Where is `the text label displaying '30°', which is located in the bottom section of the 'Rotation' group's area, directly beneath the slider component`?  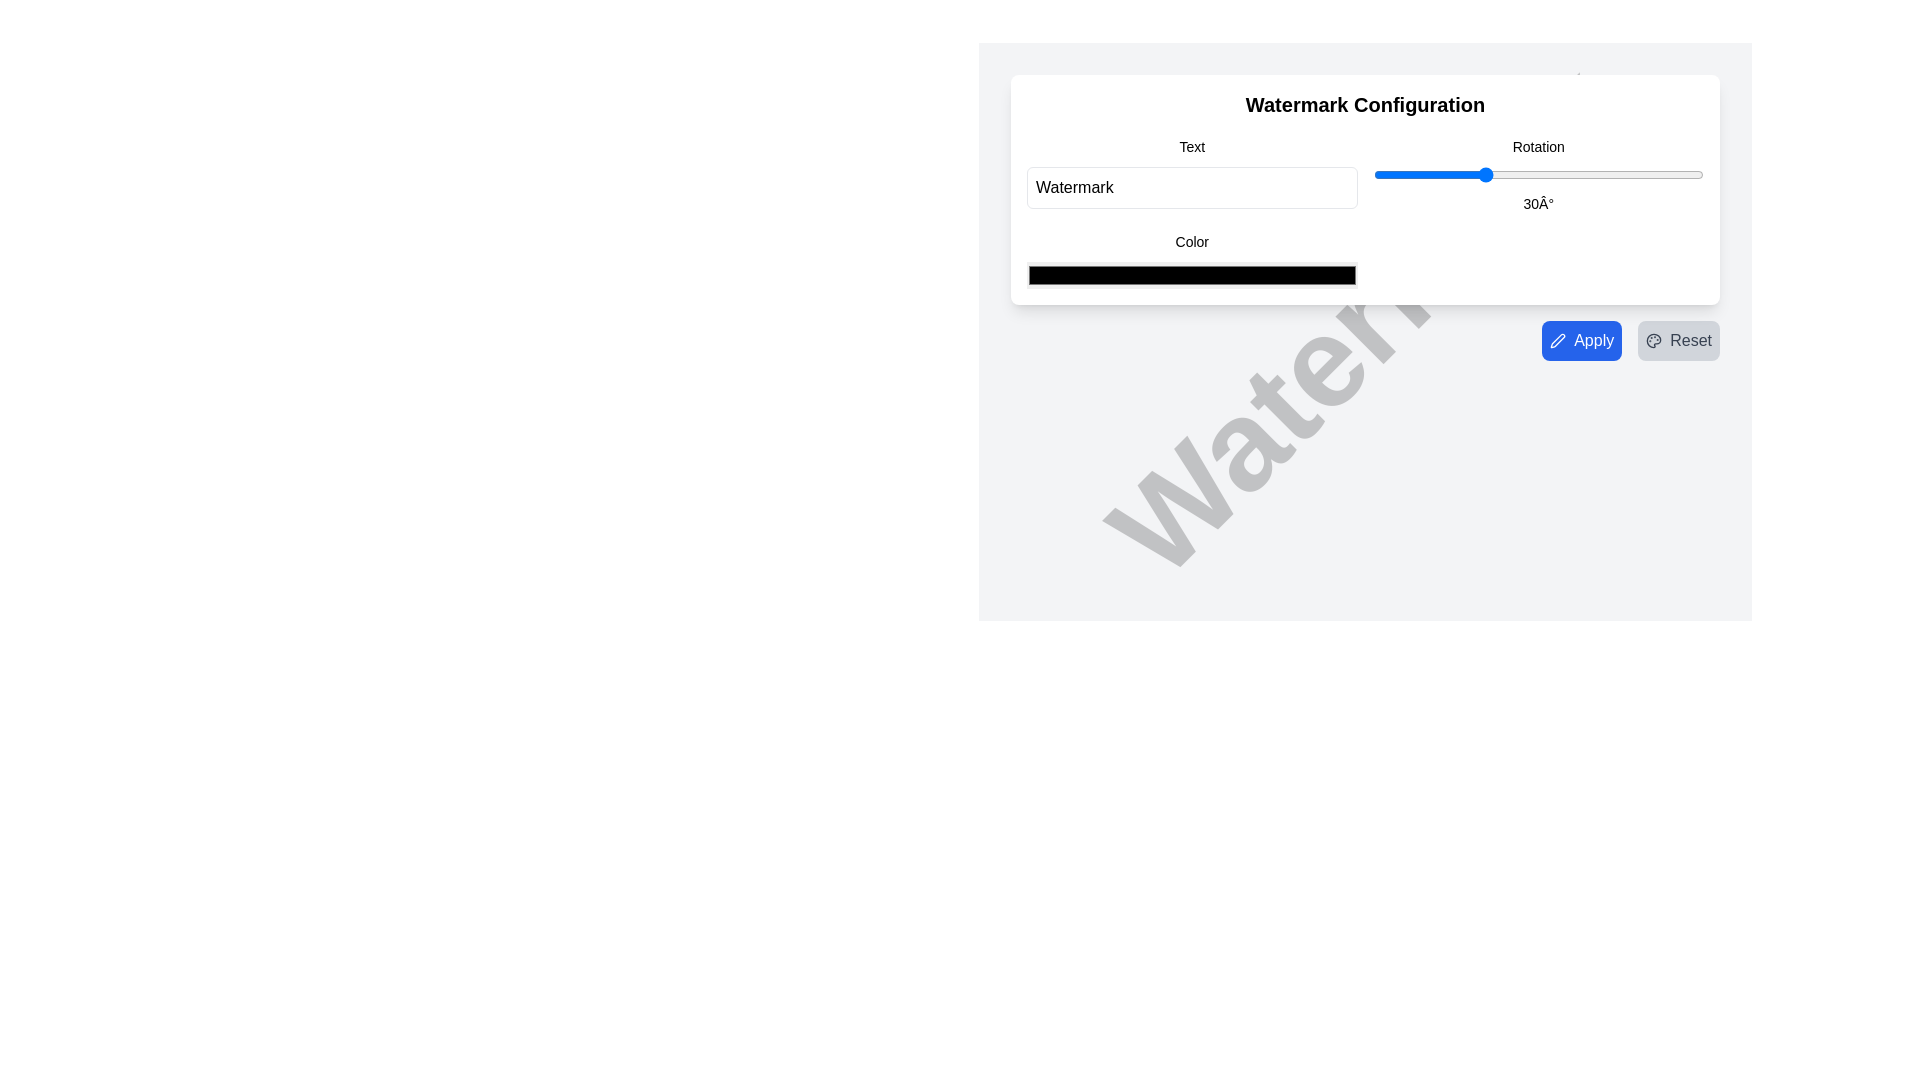
the text label displaying '30°', which is located in the bottom section of the 'Rotation' group's area, directly beneath the slider component is located at coordinates (1537, 204).